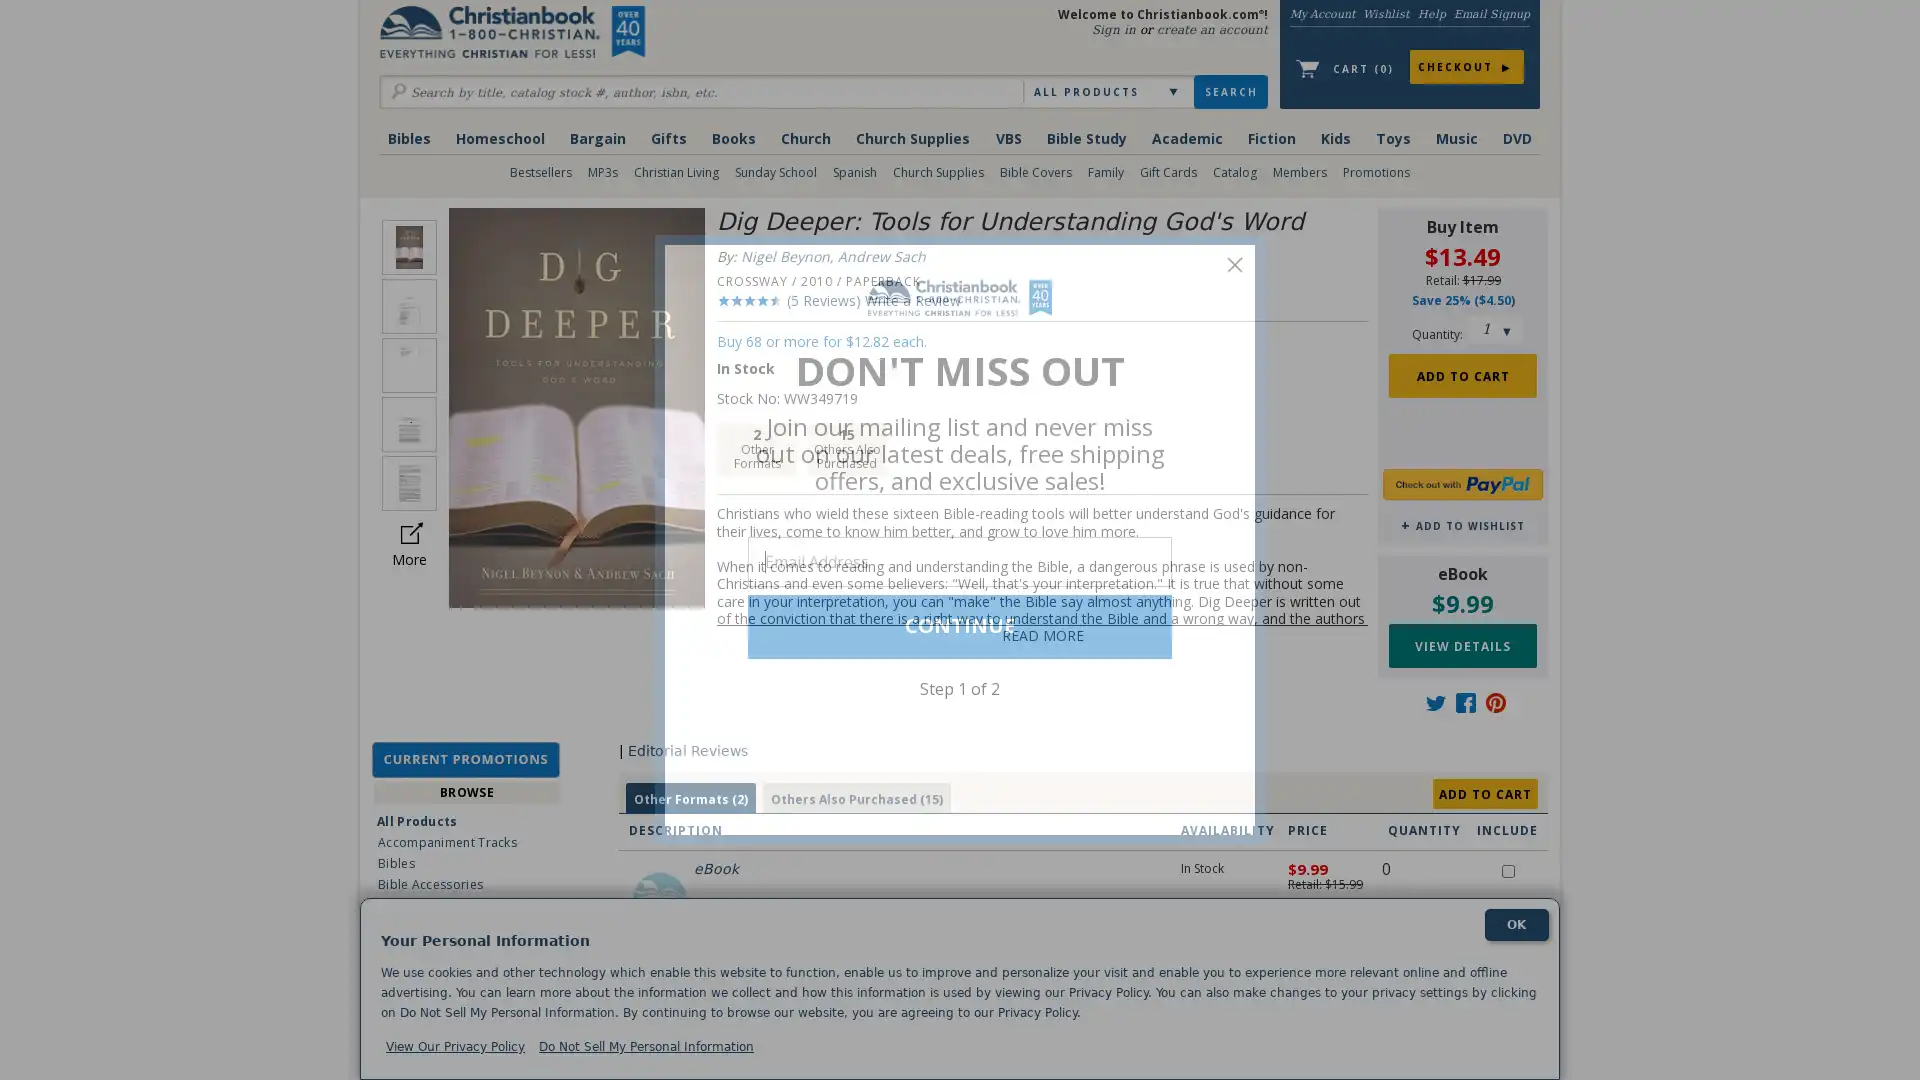 This screenshot has width=1920, height=1080. What do you see at coordinates (408, 531) in the screenshot?
I see `Additional Views` at bounding box center [408, 531].